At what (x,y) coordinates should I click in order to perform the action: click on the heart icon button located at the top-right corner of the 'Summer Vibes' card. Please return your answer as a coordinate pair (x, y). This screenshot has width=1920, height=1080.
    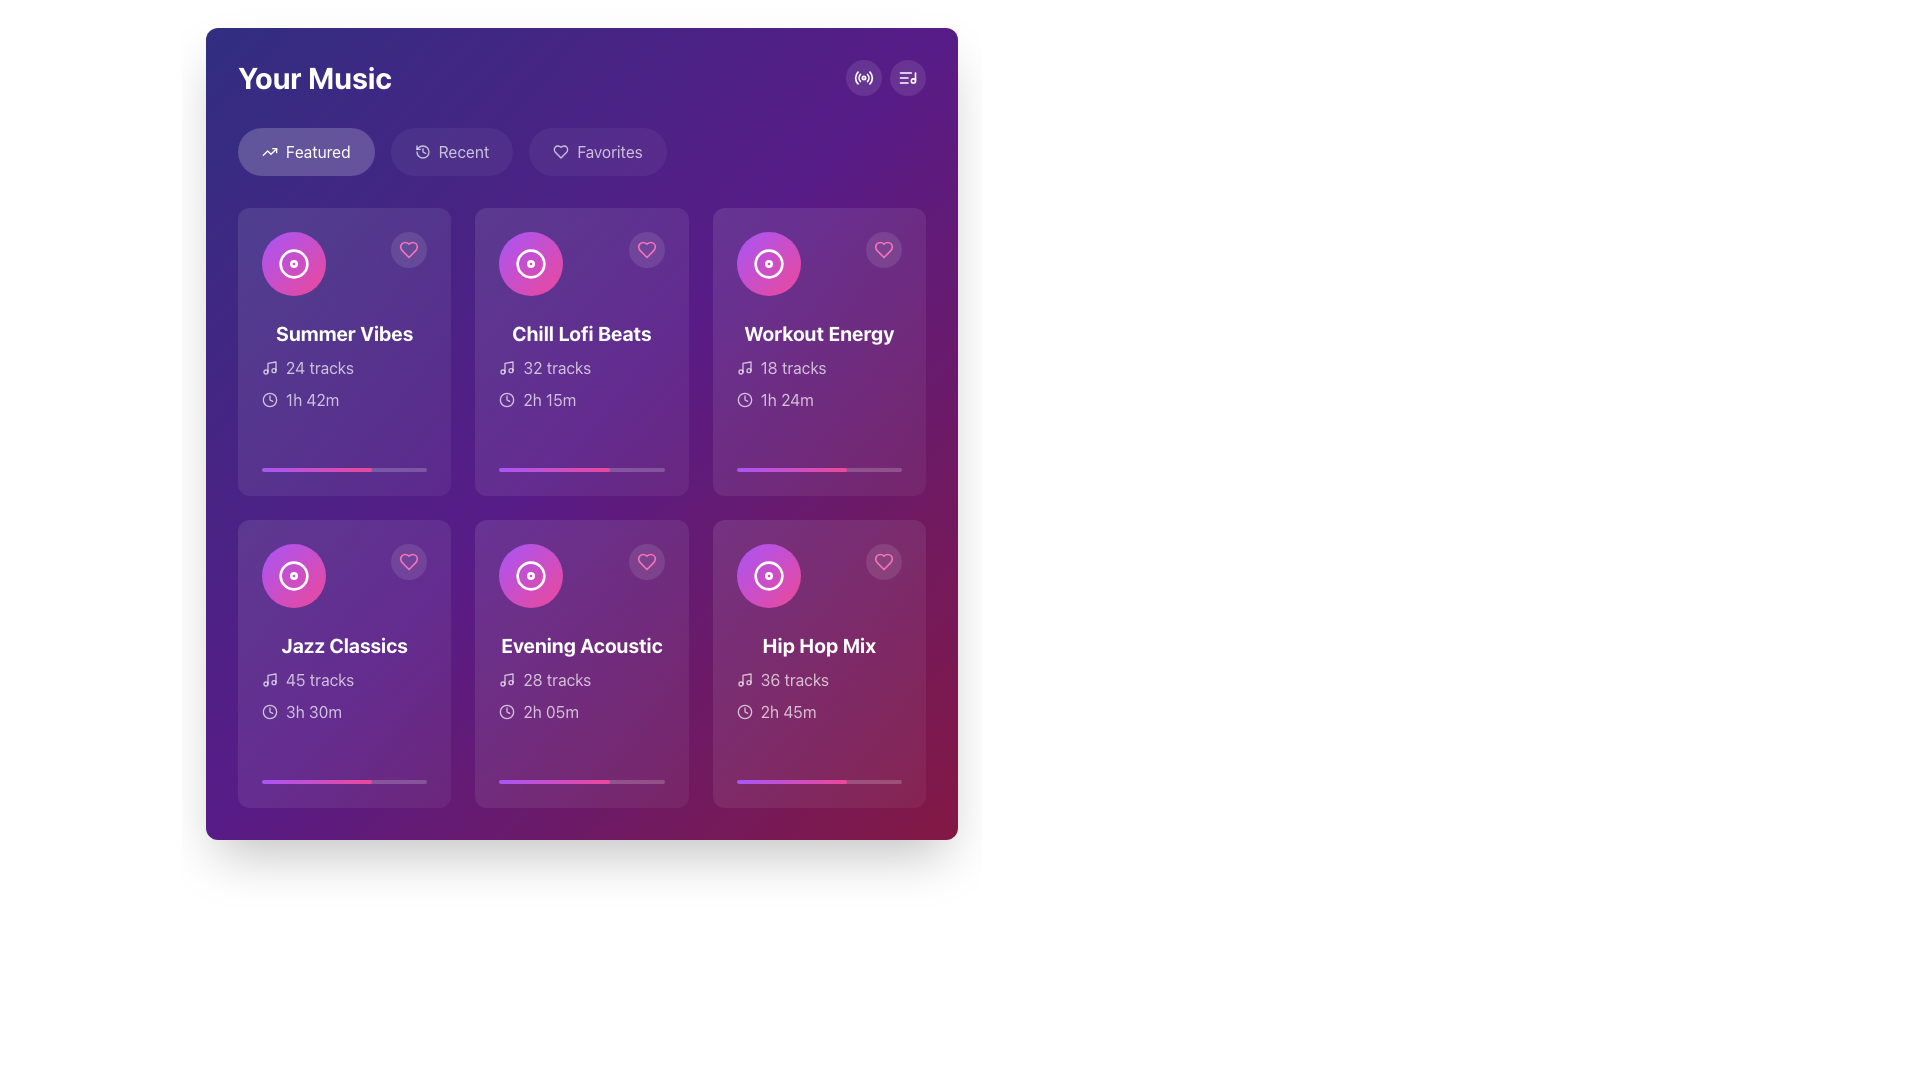
    Looking at the image, I should click on (408, 249).